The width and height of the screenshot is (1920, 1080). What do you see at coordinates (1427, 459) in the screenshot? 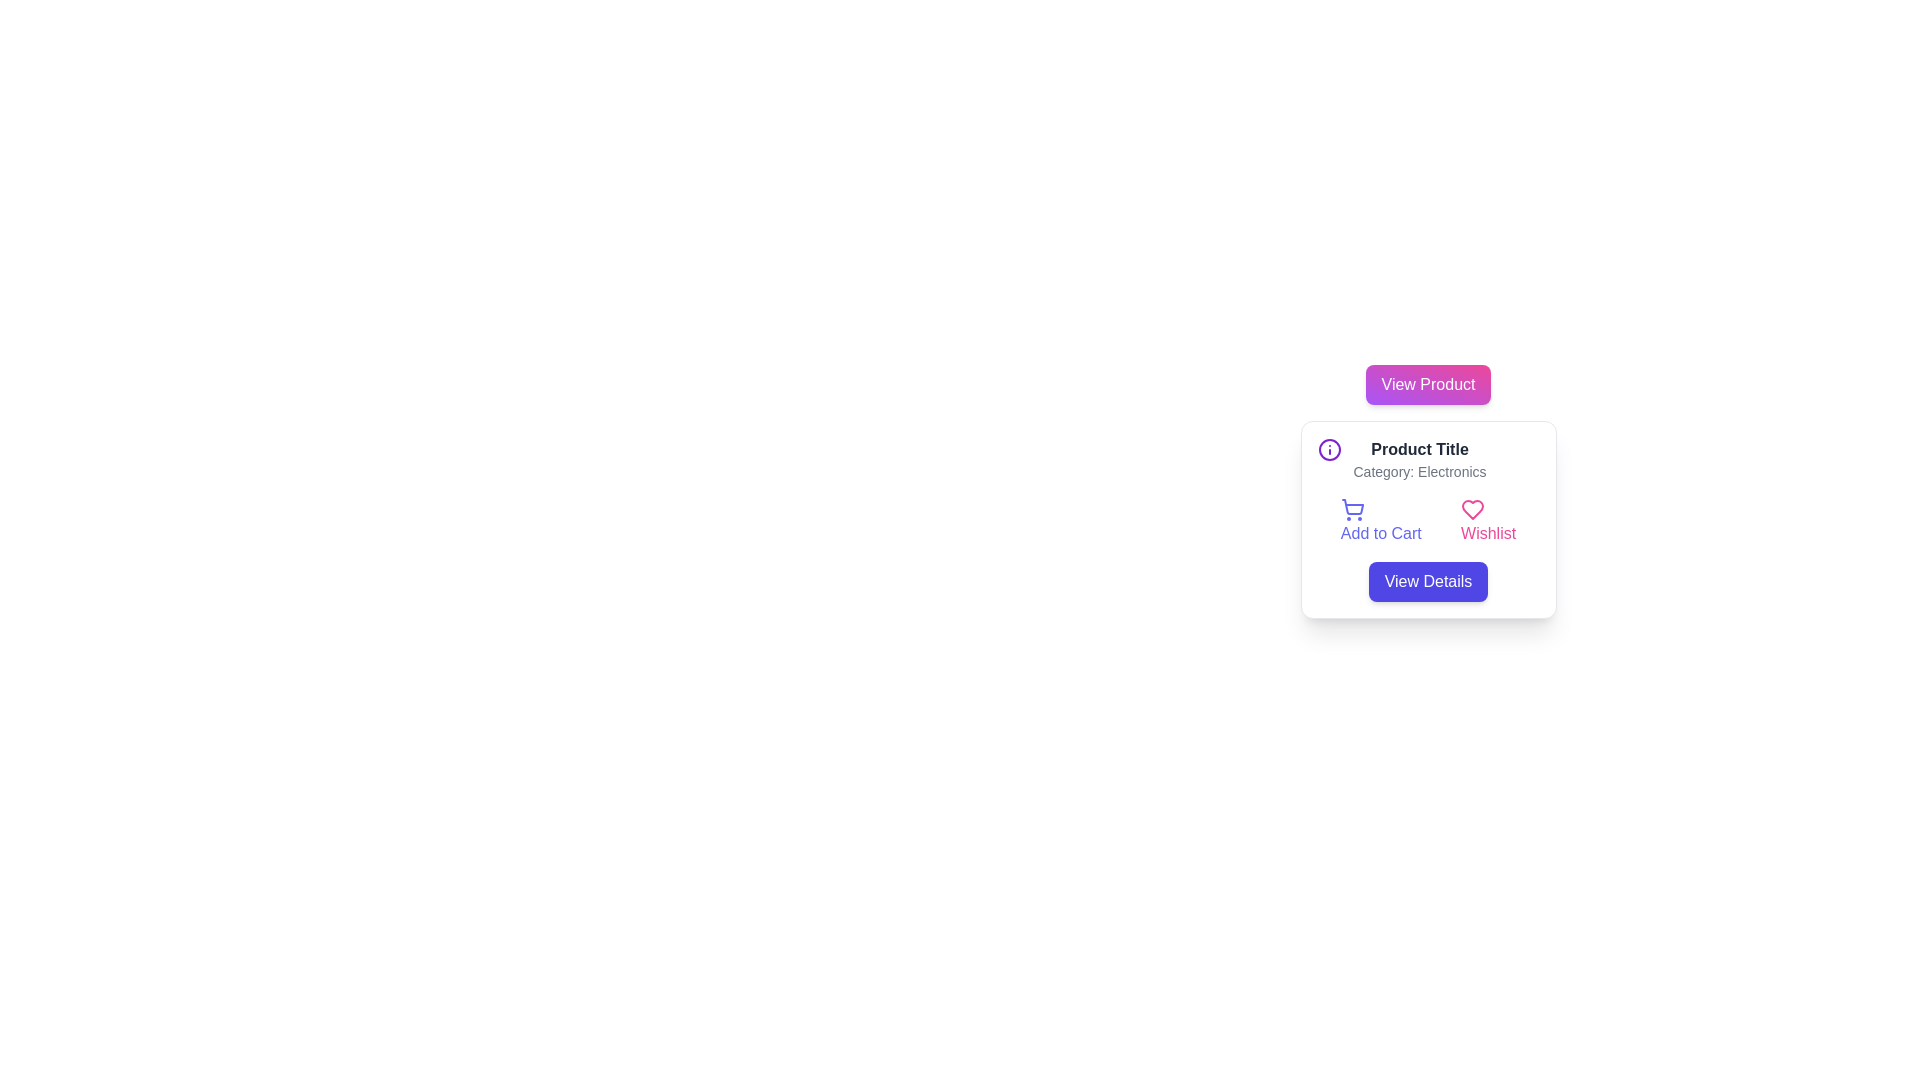
I see `text in the Information Display Section which contains 'Product Title' in bold black font and 'Category: Electronics' in gray smaller font, located beneath the purple 'View Product' button` at bounding box center [1427, 459].